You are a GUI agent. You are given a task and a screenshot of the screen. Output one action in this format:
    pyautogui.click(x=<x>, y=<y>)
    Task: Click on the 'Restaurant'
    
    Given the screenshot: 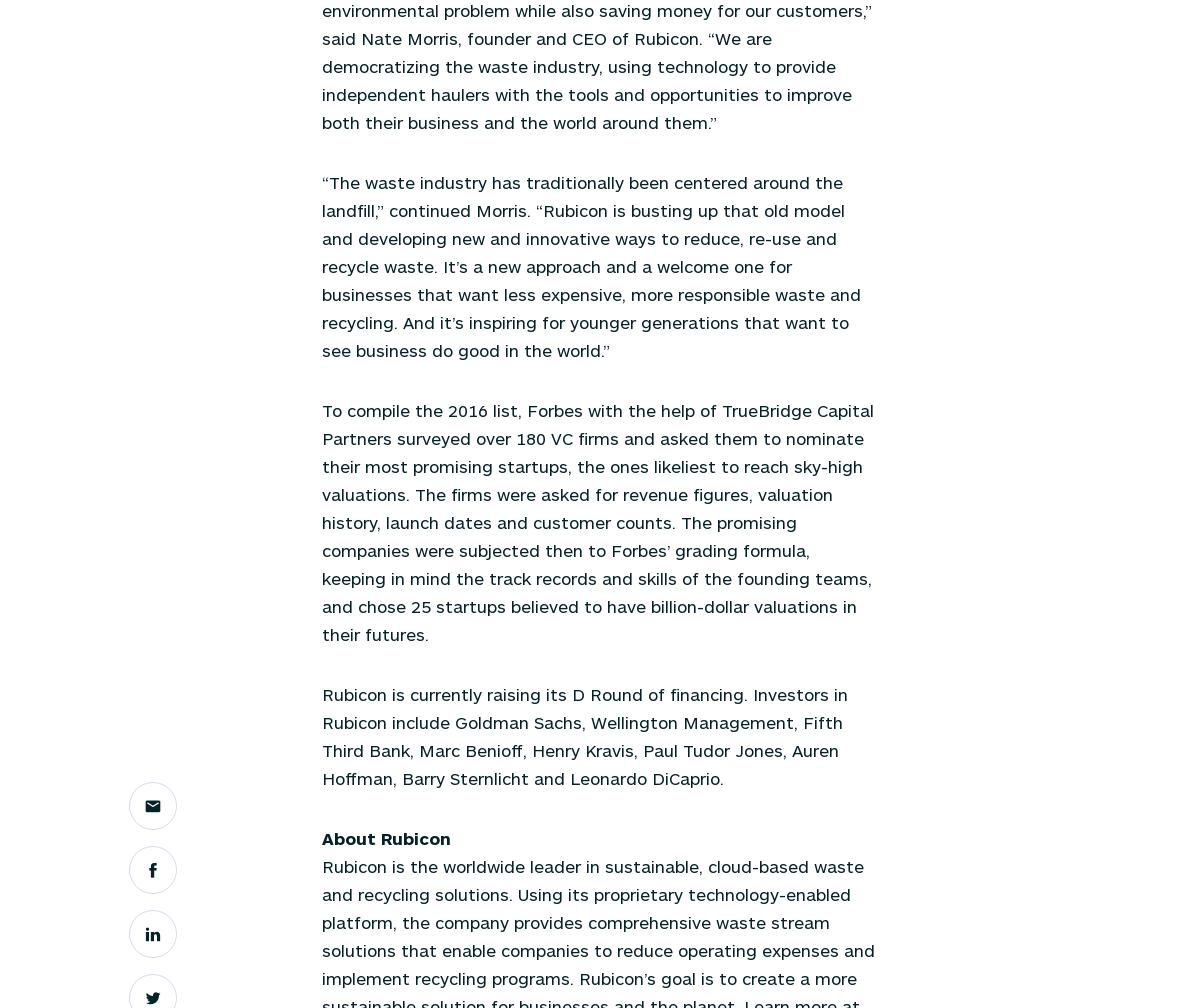 What is the action you would take?
    pyautogui.click(x=358, y=226)
    